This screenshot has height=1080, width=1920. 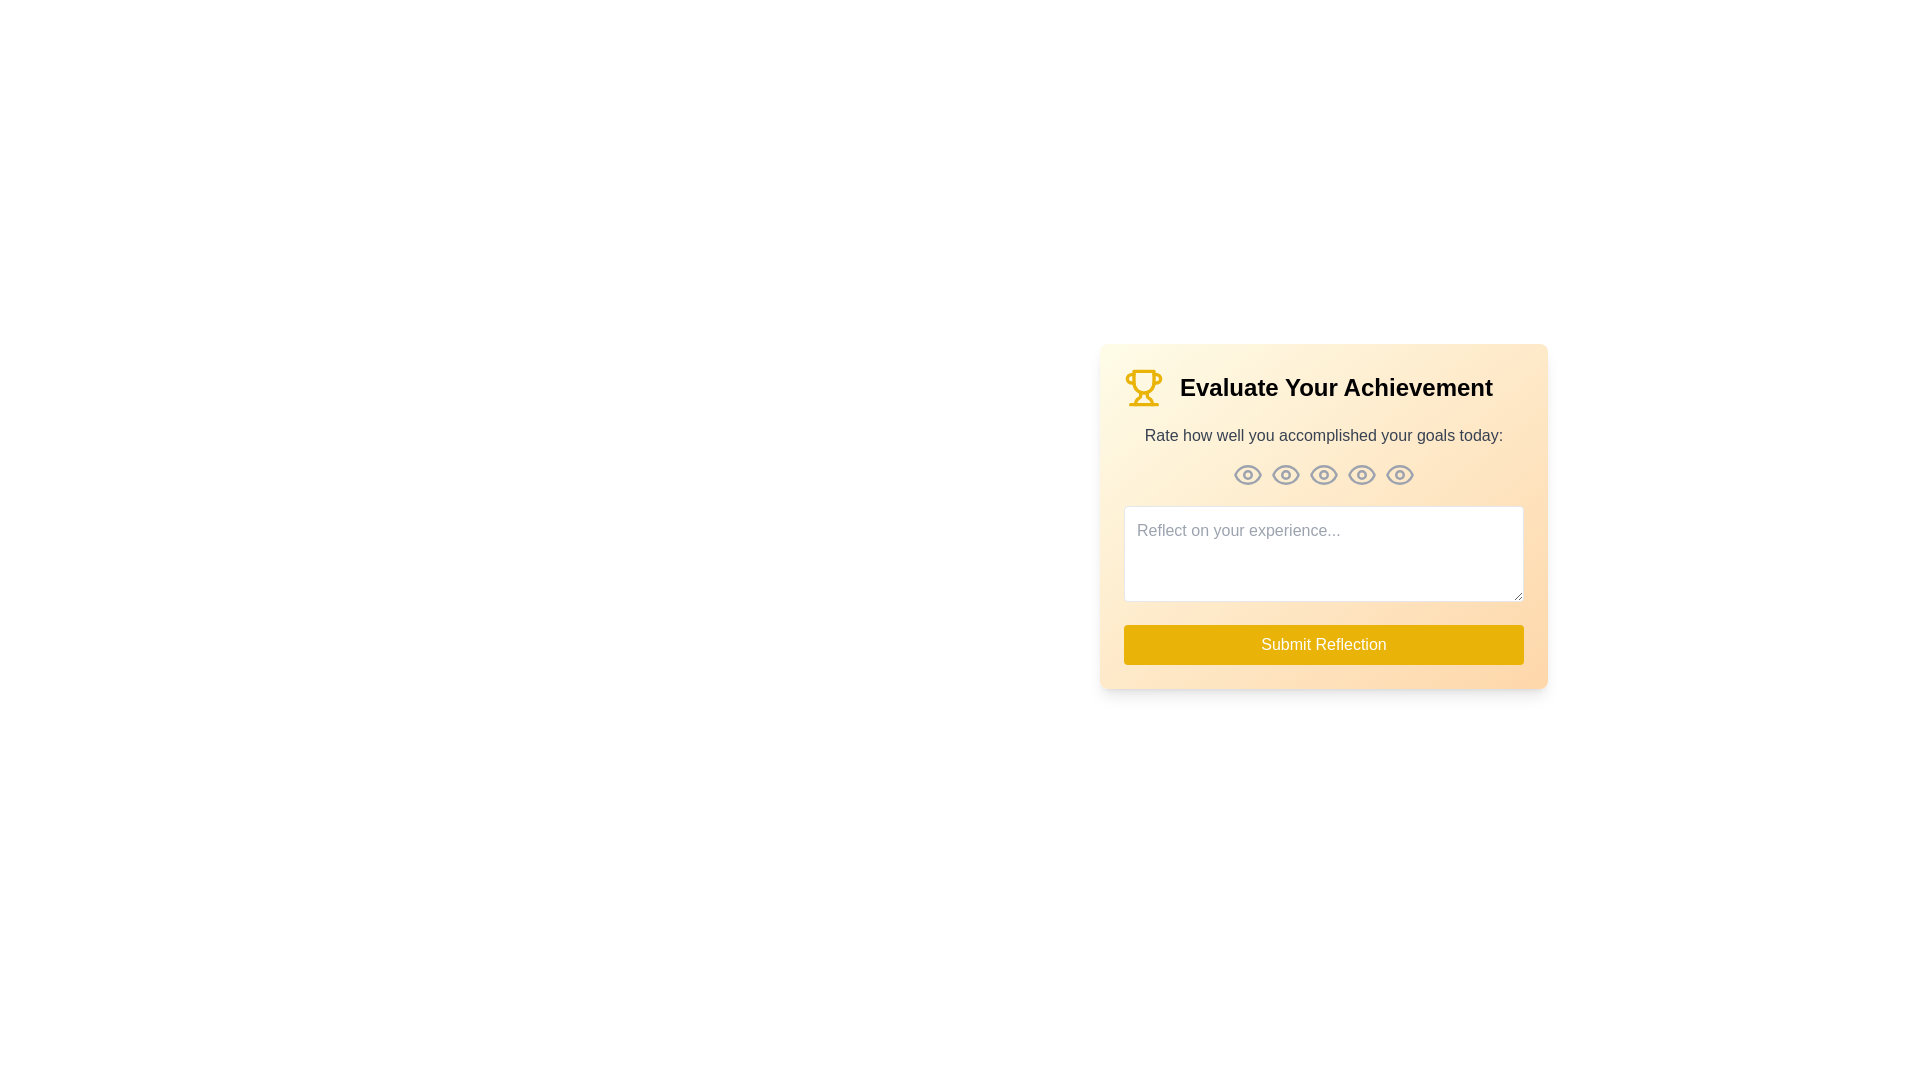 I want to click on the eye icon corresponding to the rating level 1 to set the rating, so click(x=1247, y=474).